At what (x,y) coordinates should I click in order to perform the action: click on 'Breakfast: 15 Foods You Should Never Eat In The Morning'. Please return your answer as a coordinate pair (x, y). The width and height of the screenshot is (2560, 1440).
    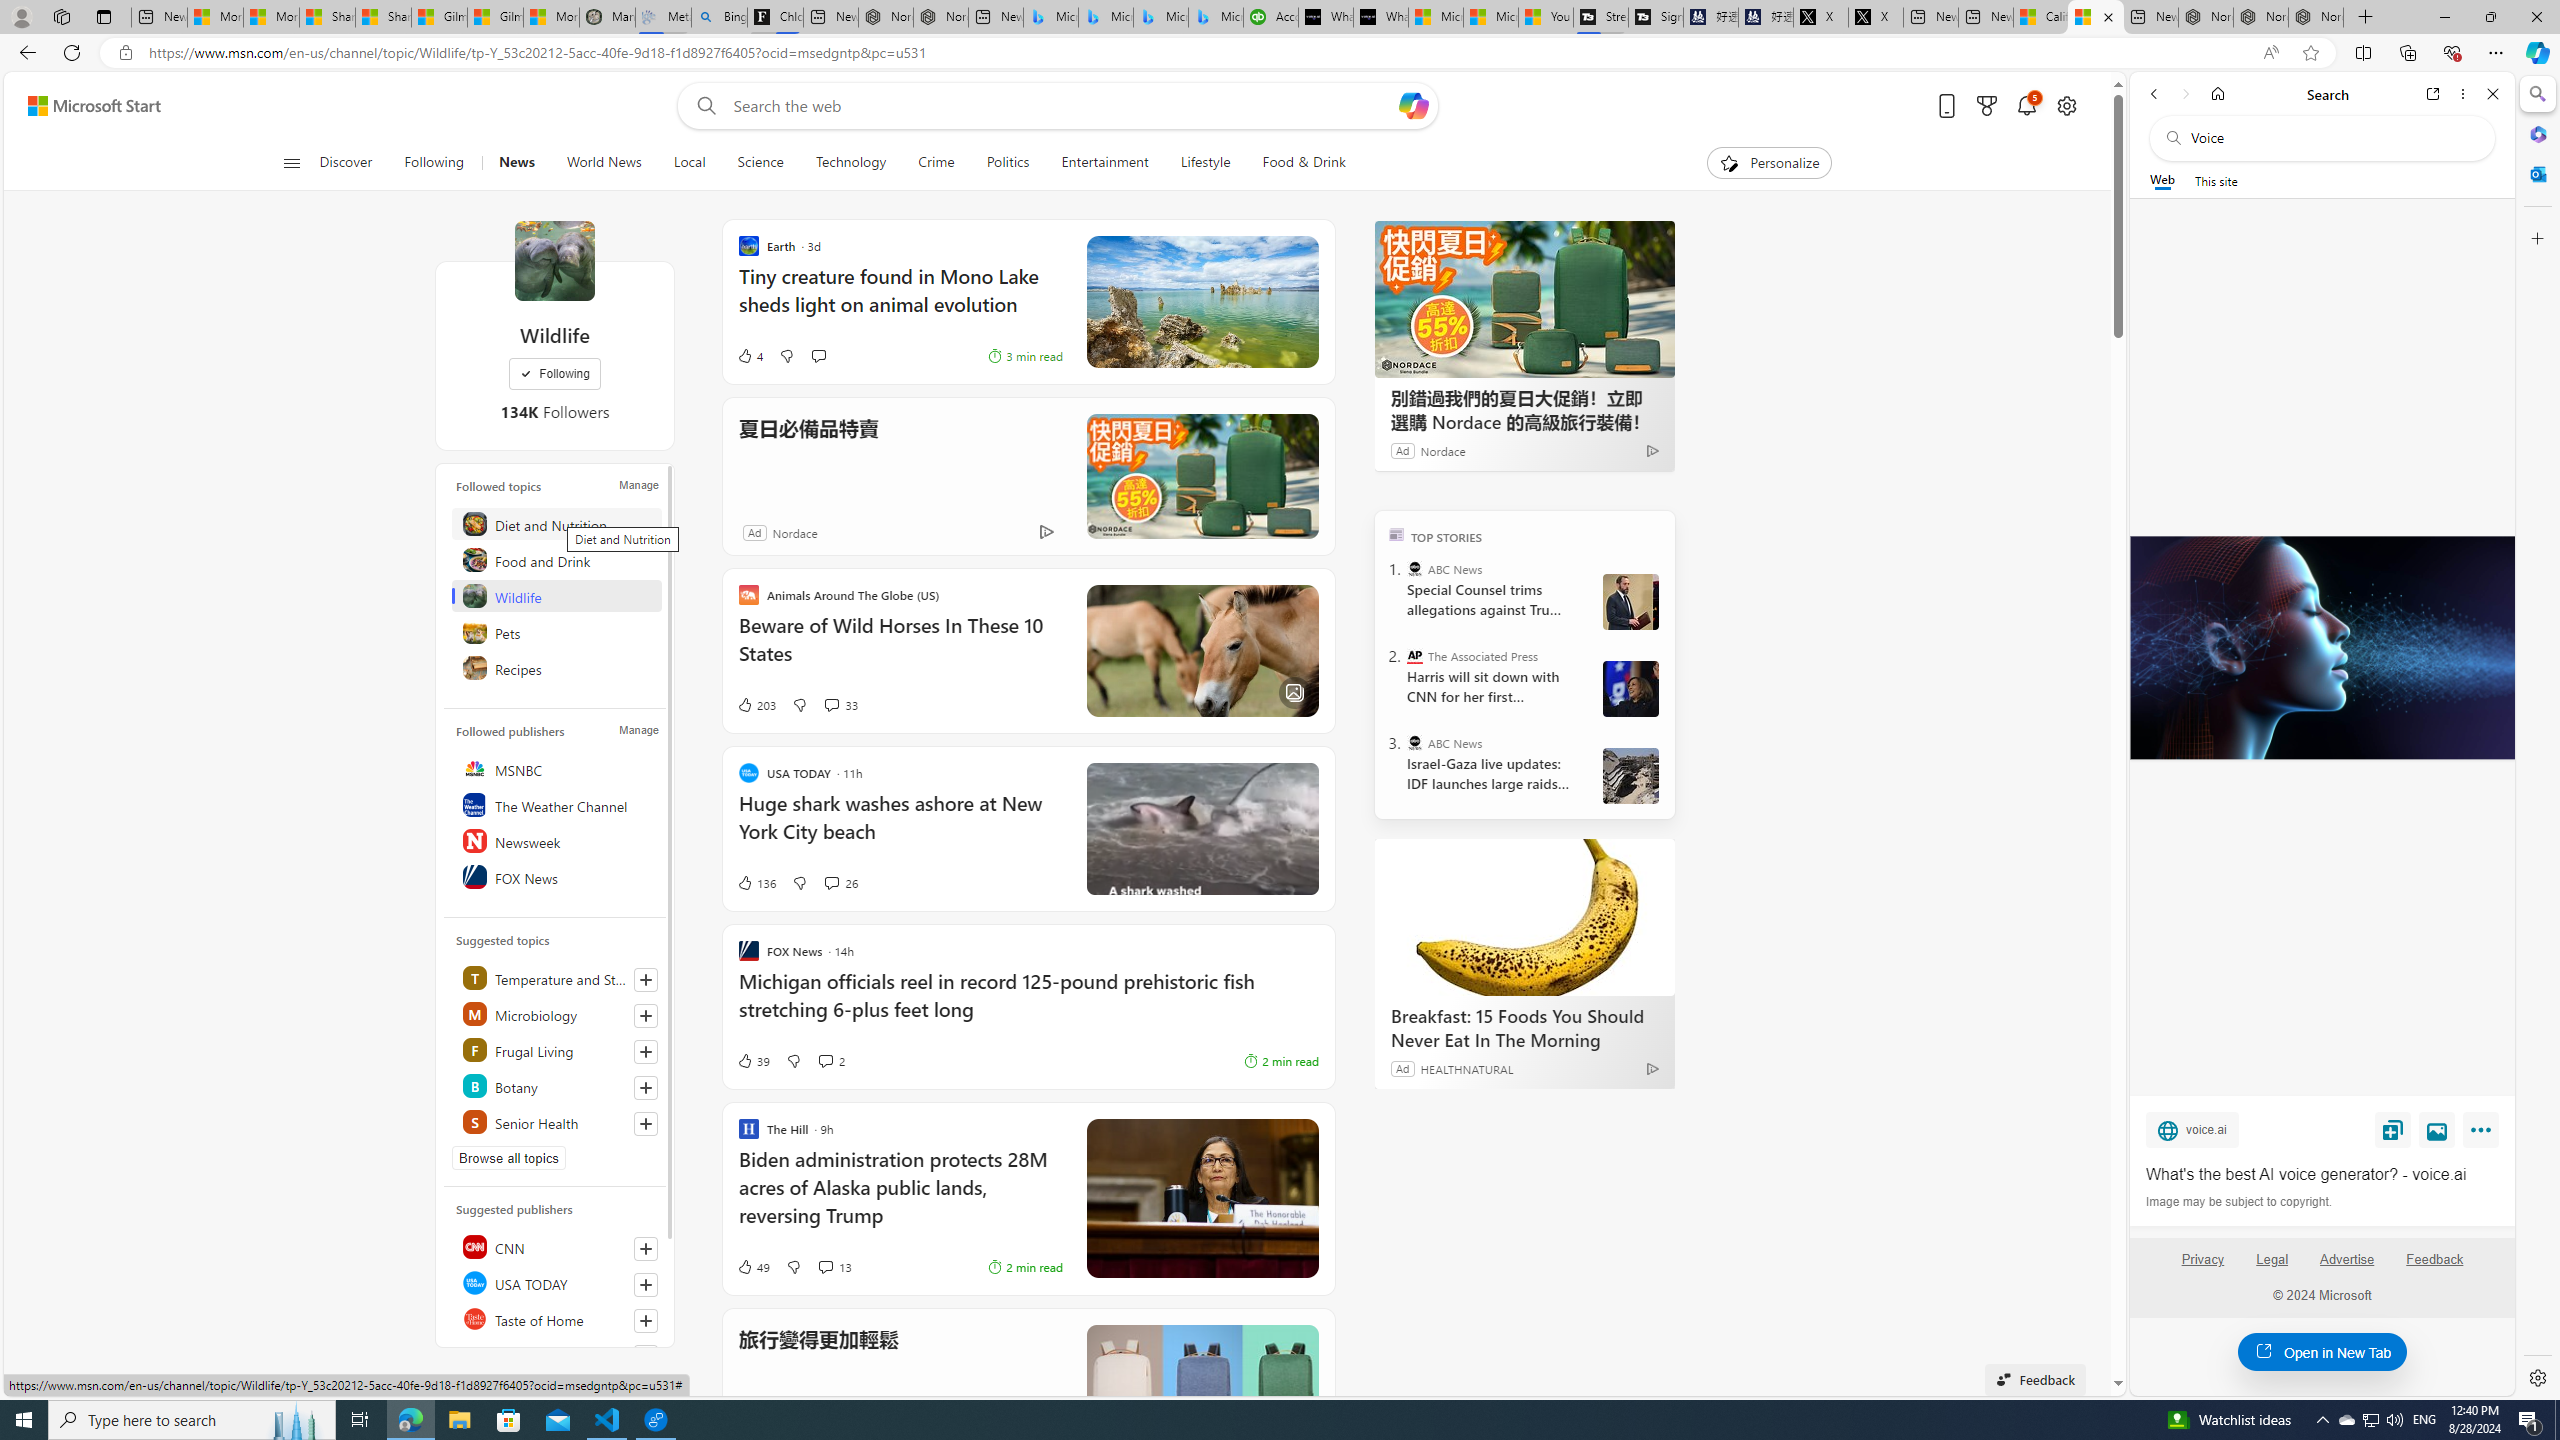
    Looking at the image, I should click on (1524, 916).